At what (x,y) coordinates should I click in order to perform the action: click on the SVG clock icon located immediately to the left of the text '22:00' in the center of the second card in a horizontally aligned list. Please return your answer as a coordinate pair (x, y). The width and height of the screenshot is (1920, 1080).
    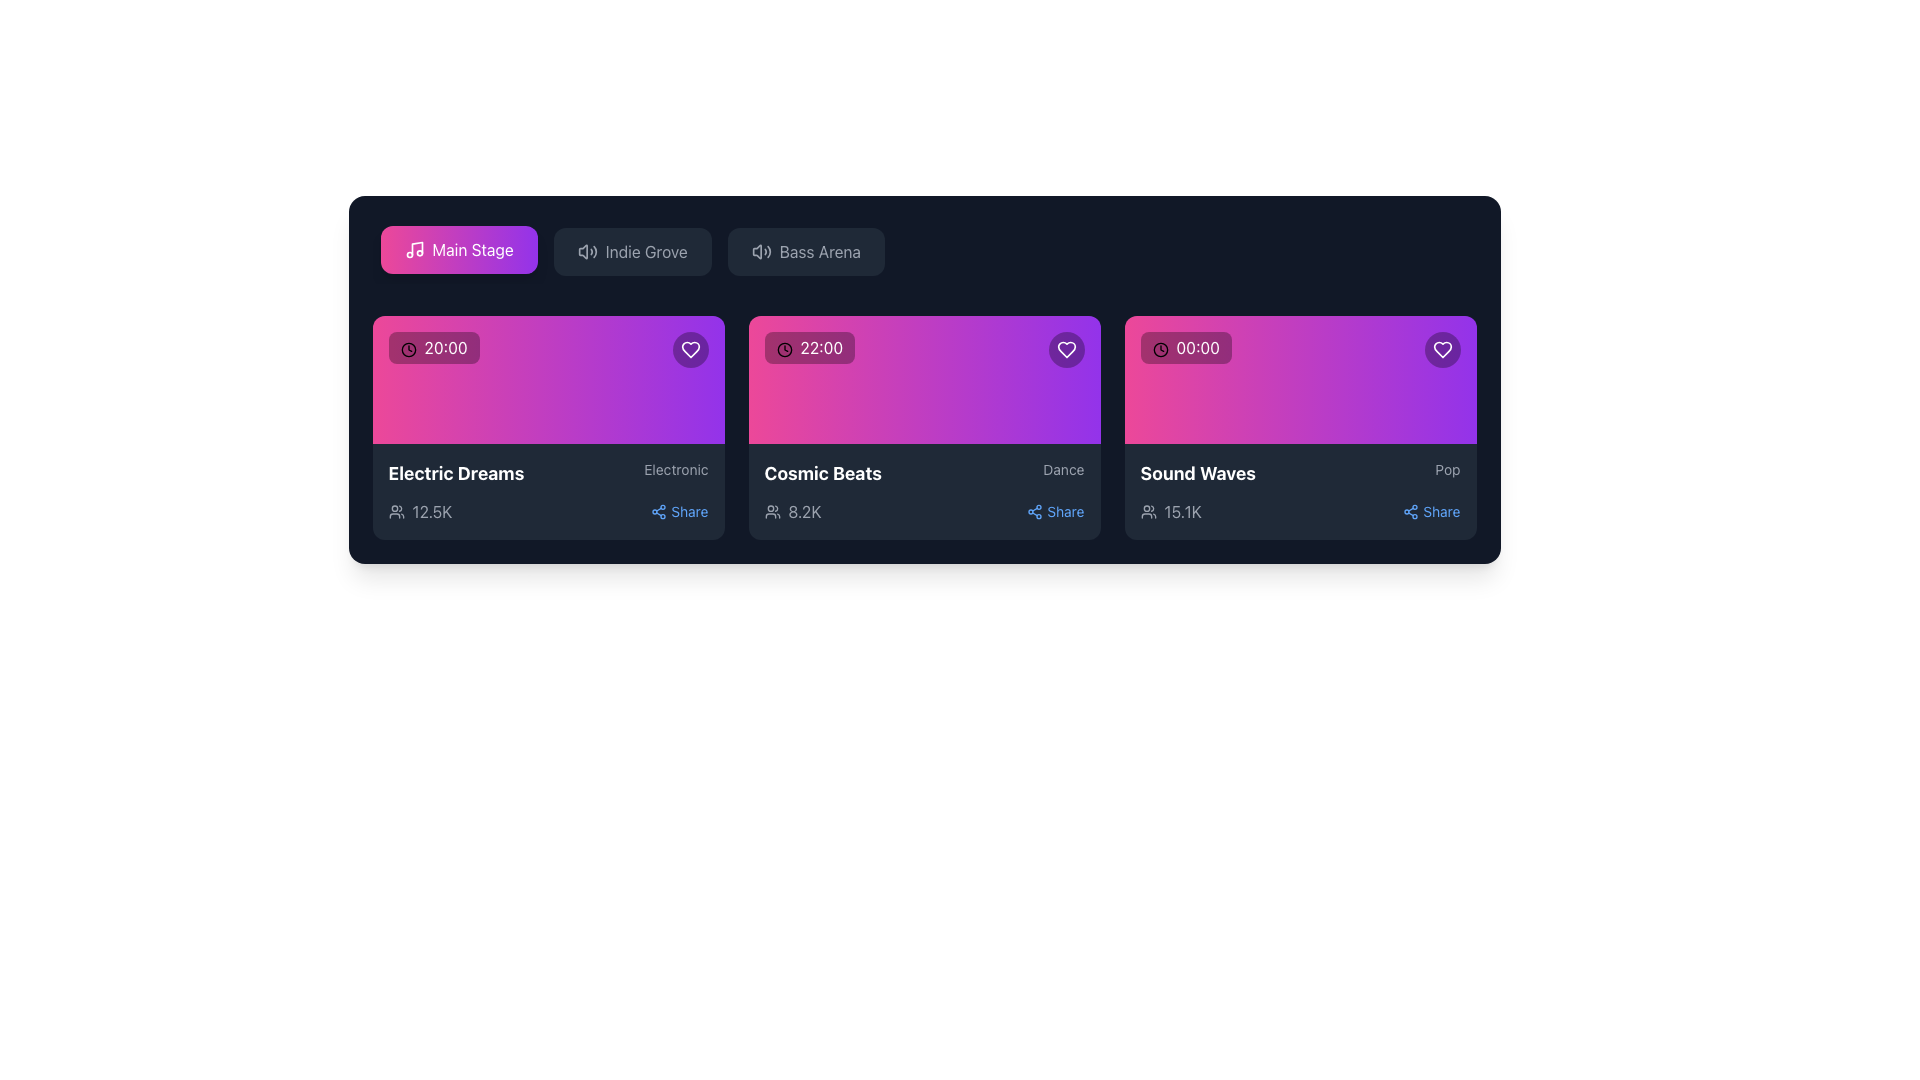
    Looking at the image, I should click on (783, 348).